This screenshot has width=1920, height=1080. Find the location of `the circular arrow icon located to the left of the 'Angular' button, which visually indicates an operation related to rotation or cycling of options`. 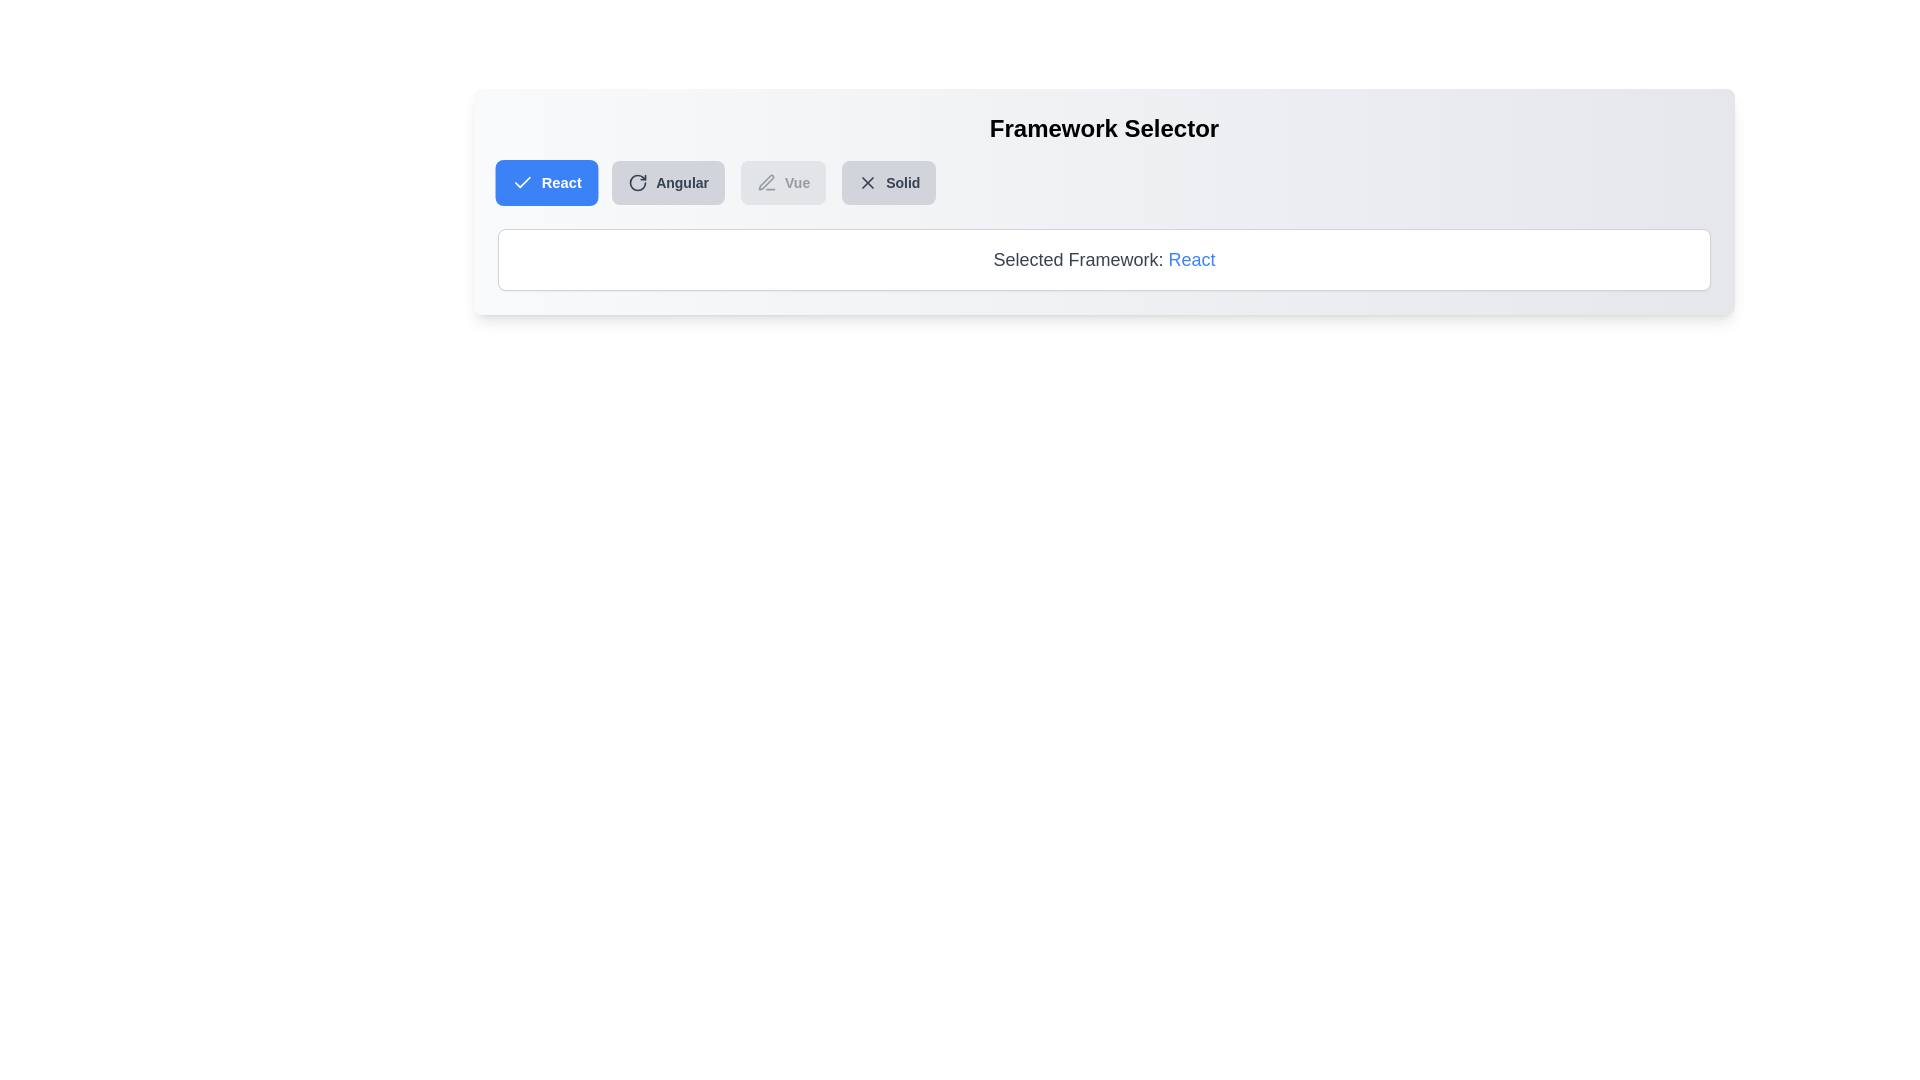

the circular arrow icon located to the left of the 'Angular' button, which visually indicates an operation related to rotation or cycling of options is located at coordinates (637, 182).